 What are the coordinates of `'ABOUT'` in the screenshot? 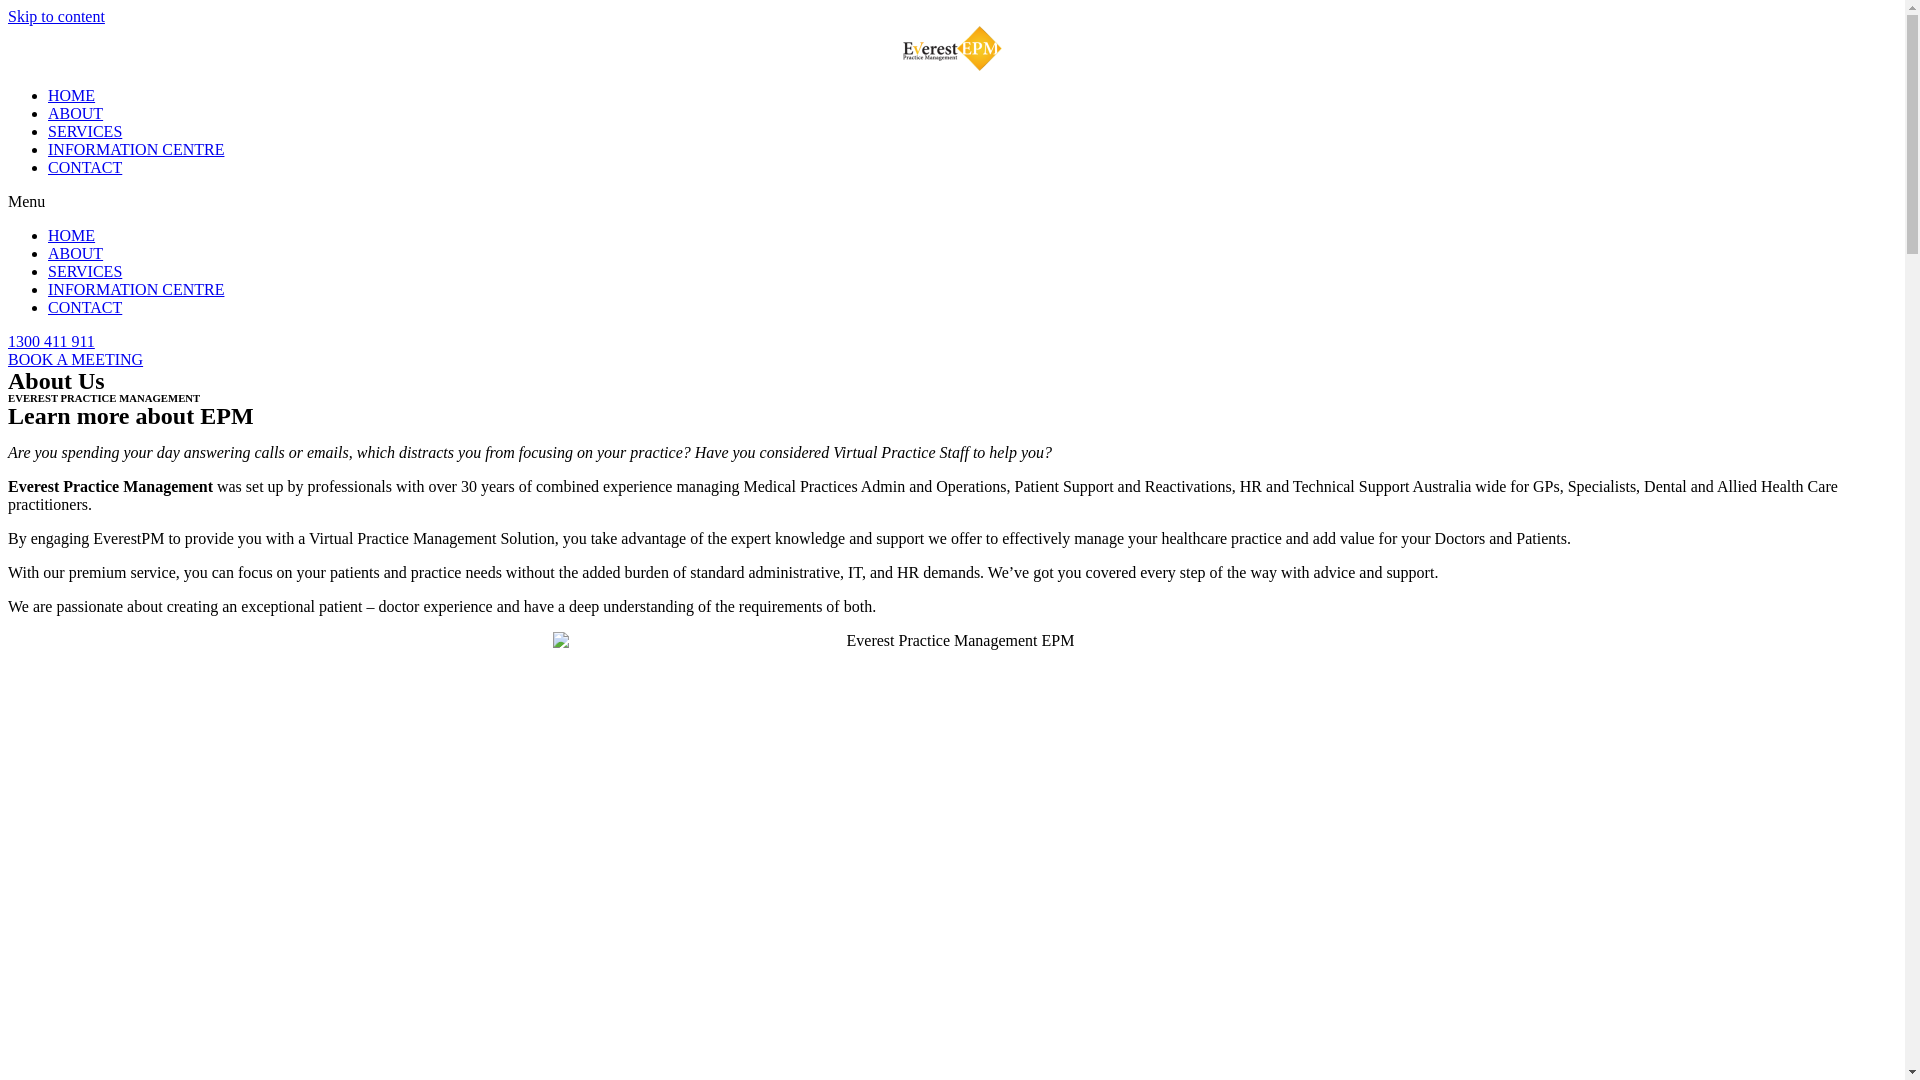 It's located at (75, 252).